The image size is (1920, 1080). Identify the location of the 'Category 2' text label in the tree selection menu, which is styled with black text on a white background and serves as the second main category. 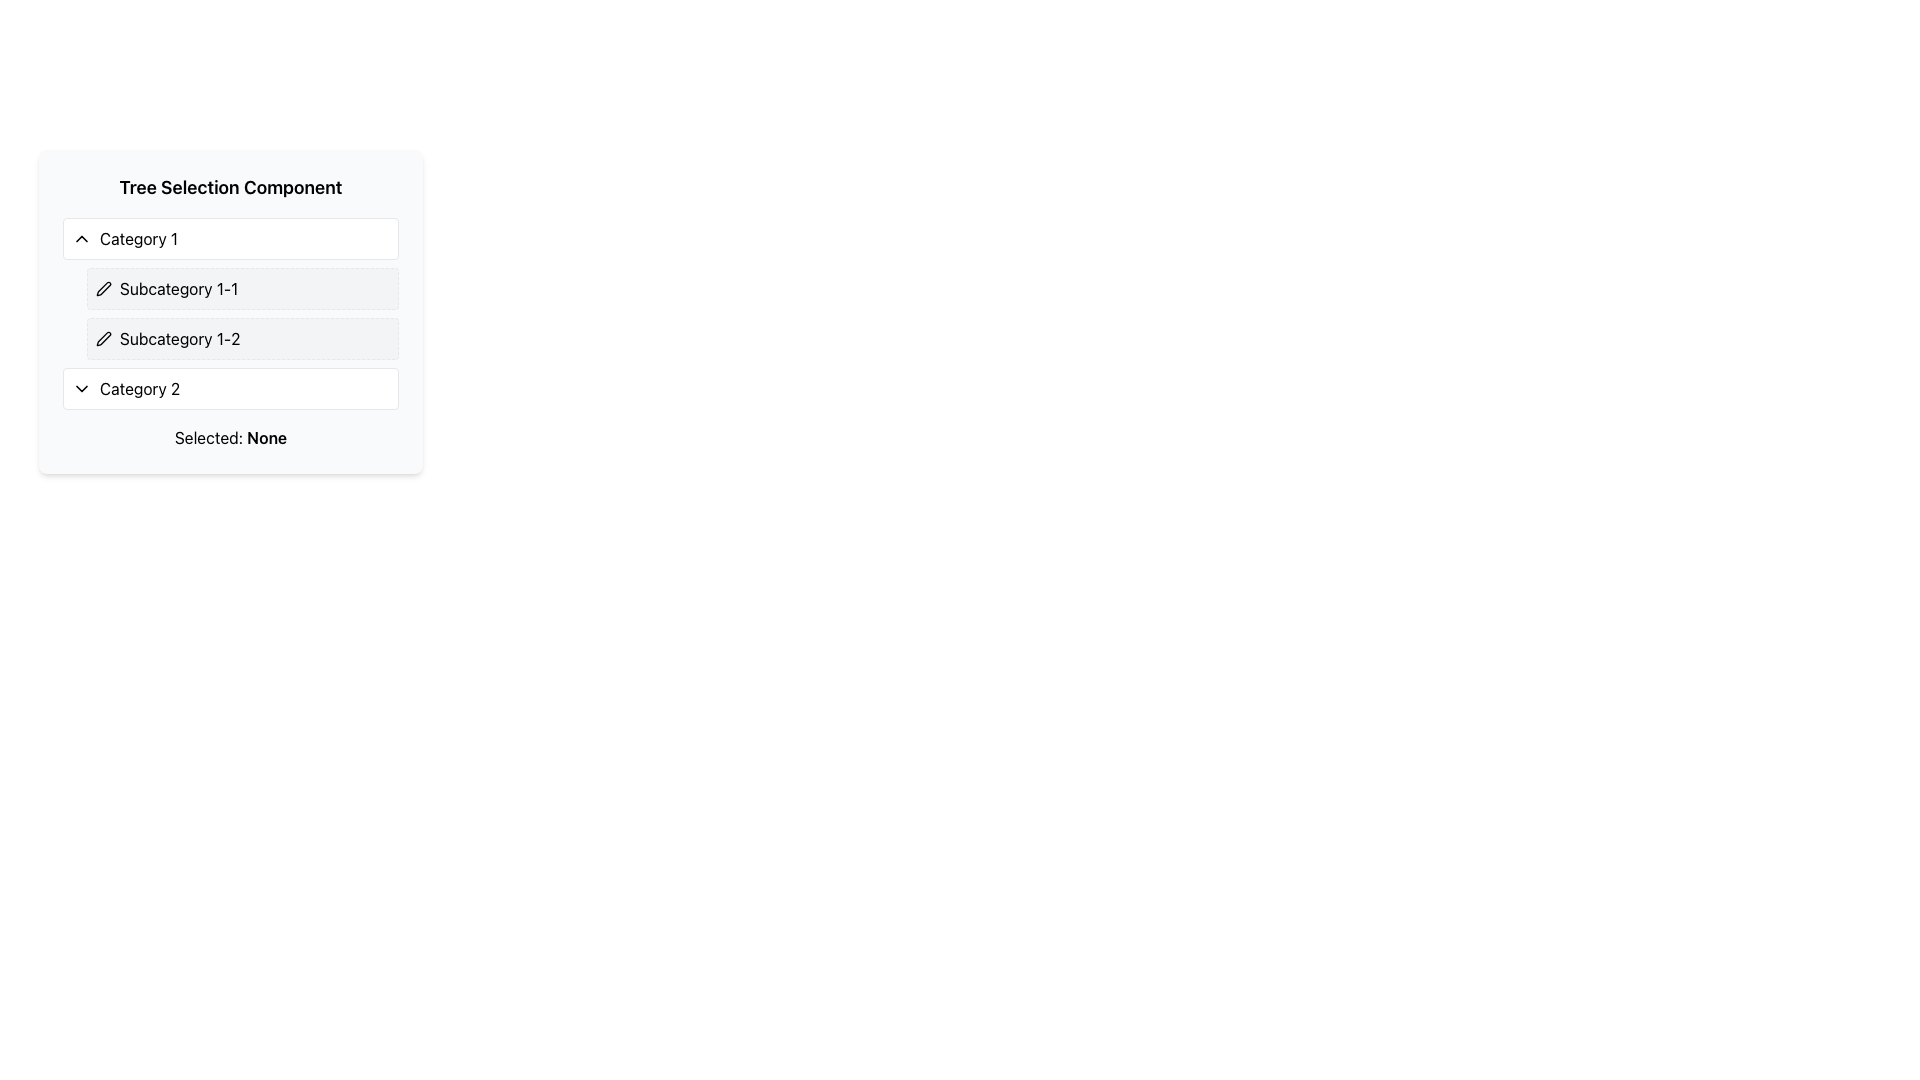
(139, 389).